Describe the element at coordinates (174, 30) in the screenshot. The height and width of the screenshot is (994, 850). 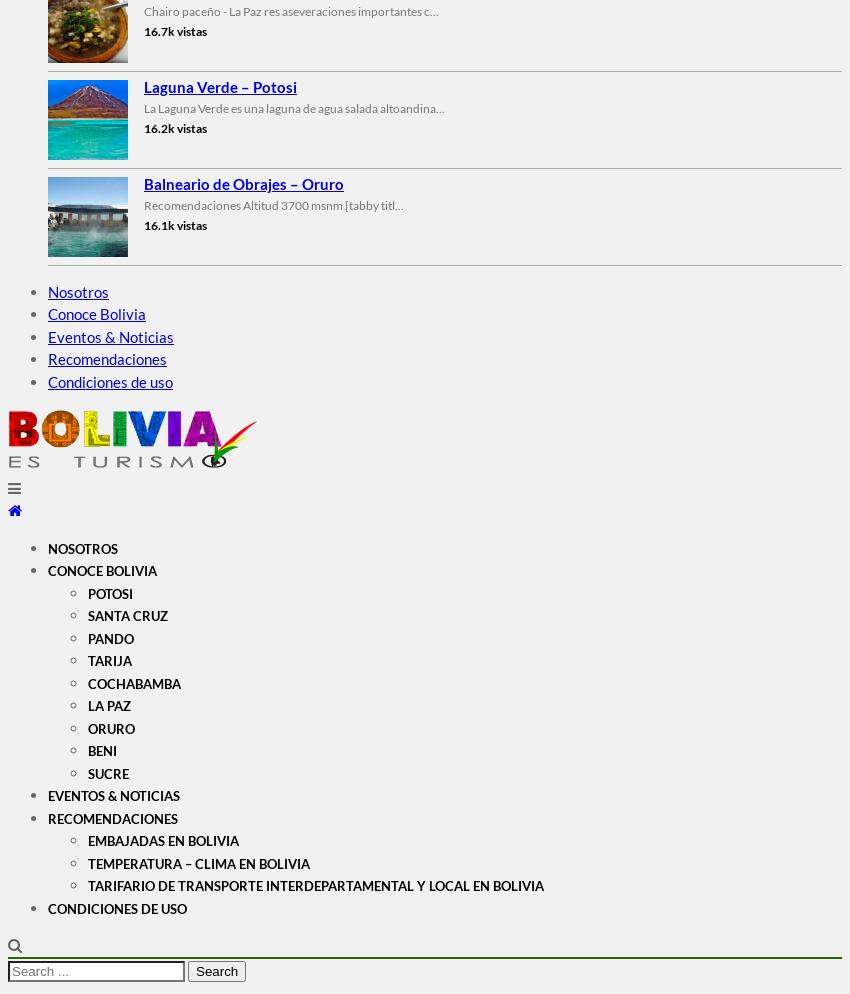
I see `'16.7k vistas'` at that location.